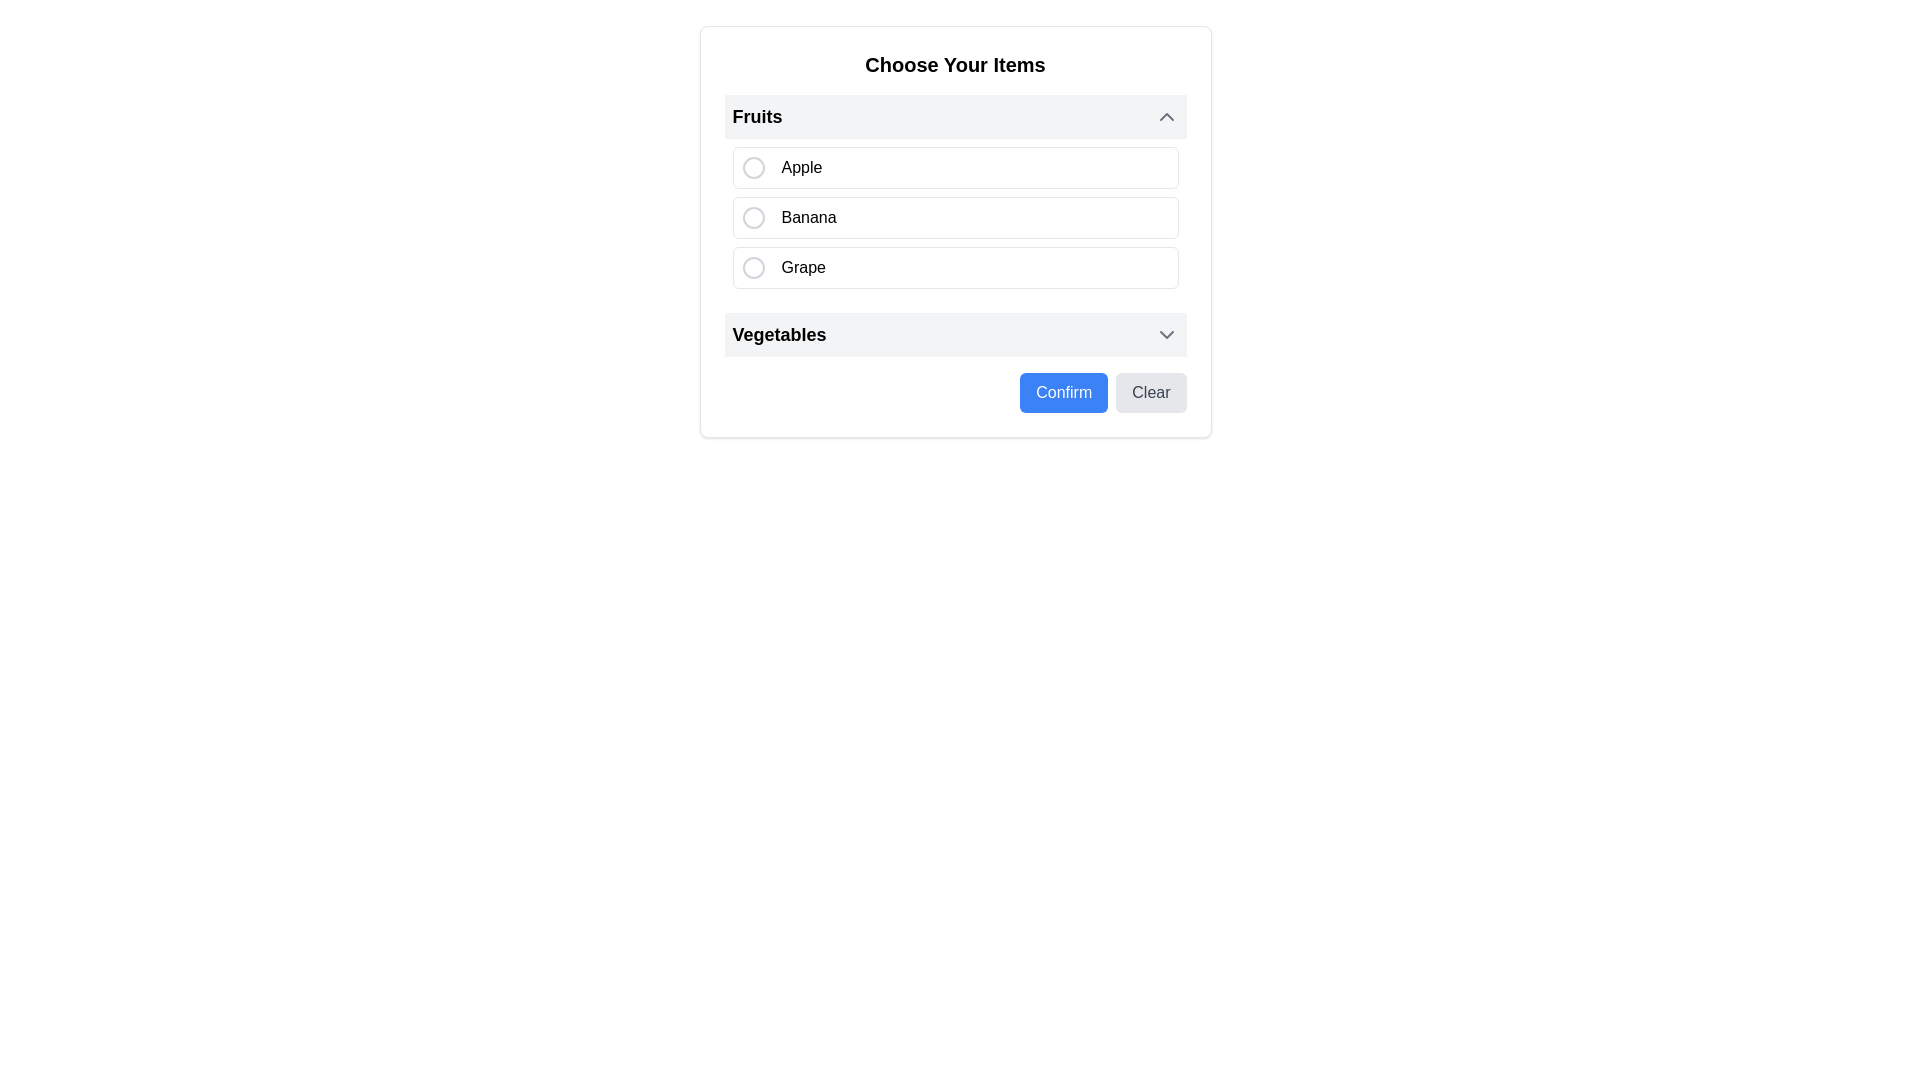 The image size is (1920, 1080). Describe the element at coordinates (954, 218) in the screenshot. I see `the 'Banana' radio button within the 'Fruits' section of selectable radio buttons` at that location.